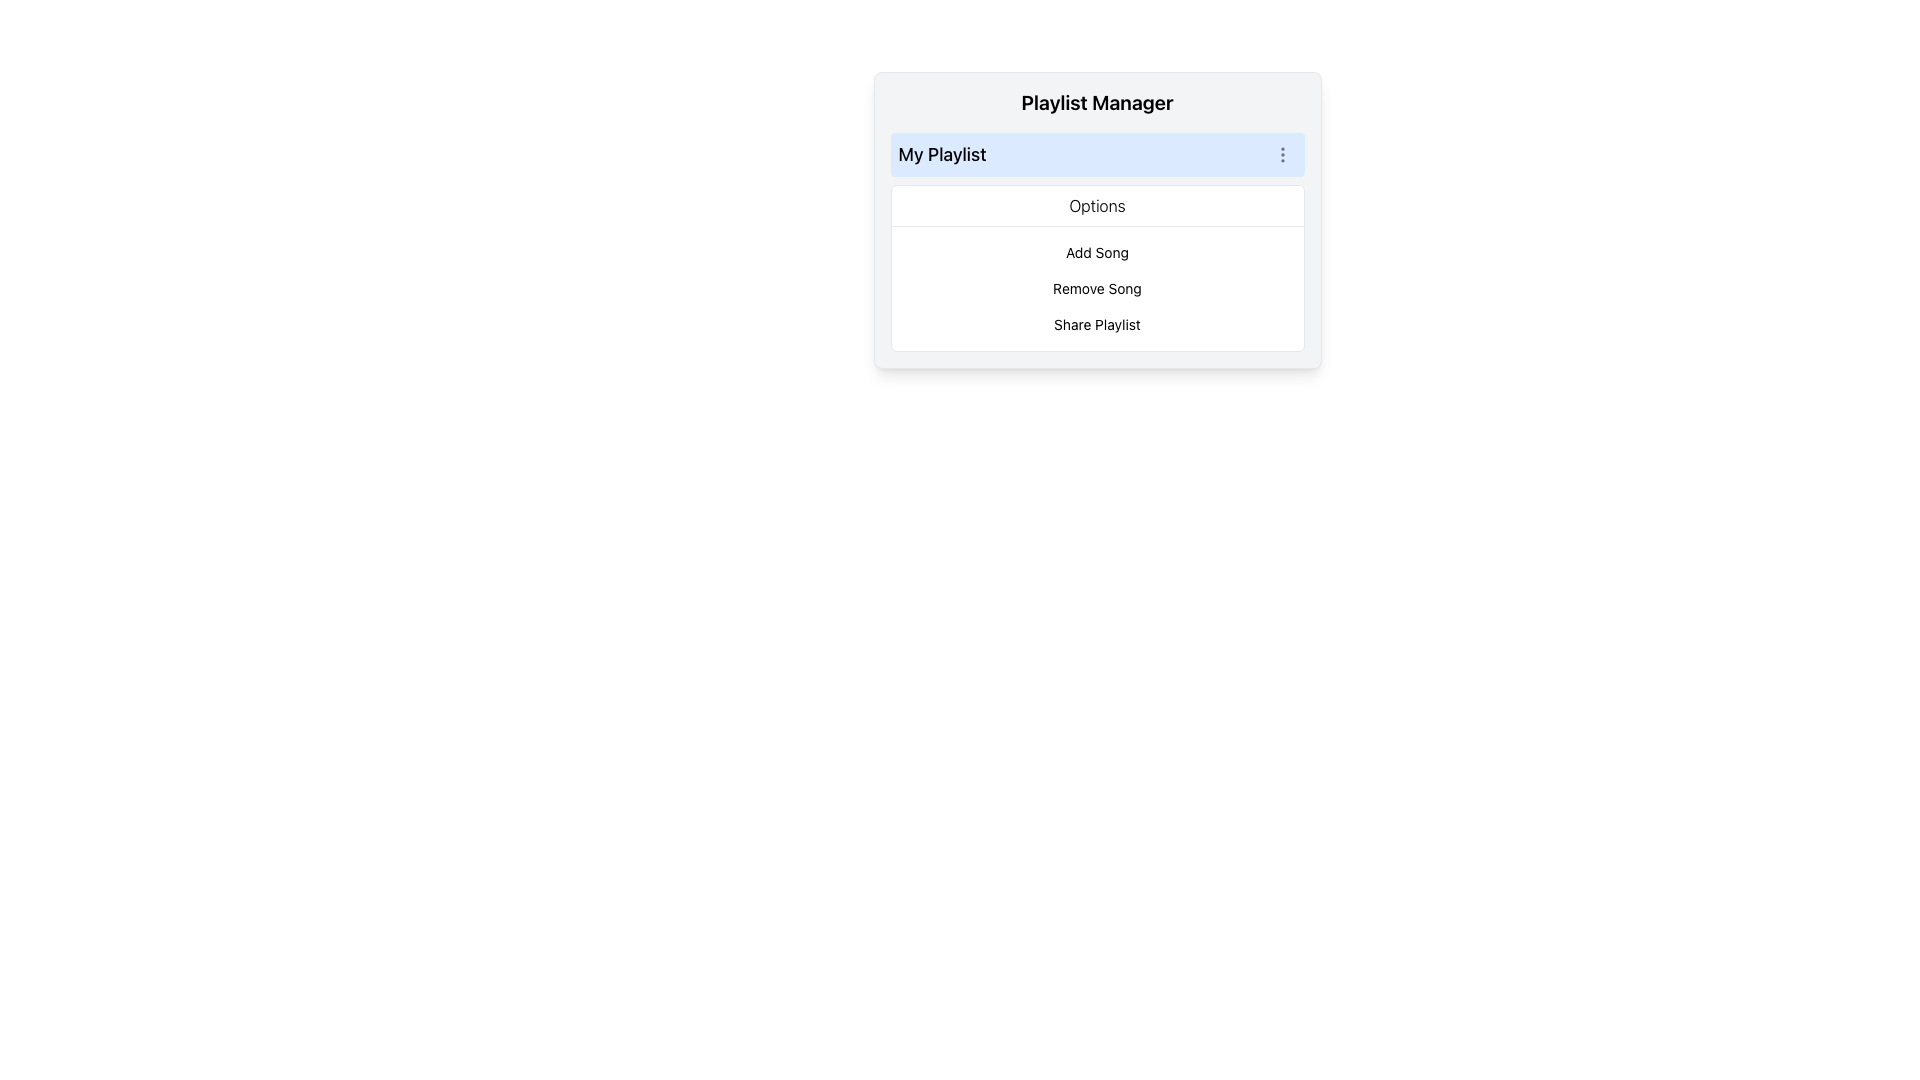  I want to click on the interactive options in the playlist management list located below the 'Options' section of the 'Playlist Manager' interface, so click(1096, 241).